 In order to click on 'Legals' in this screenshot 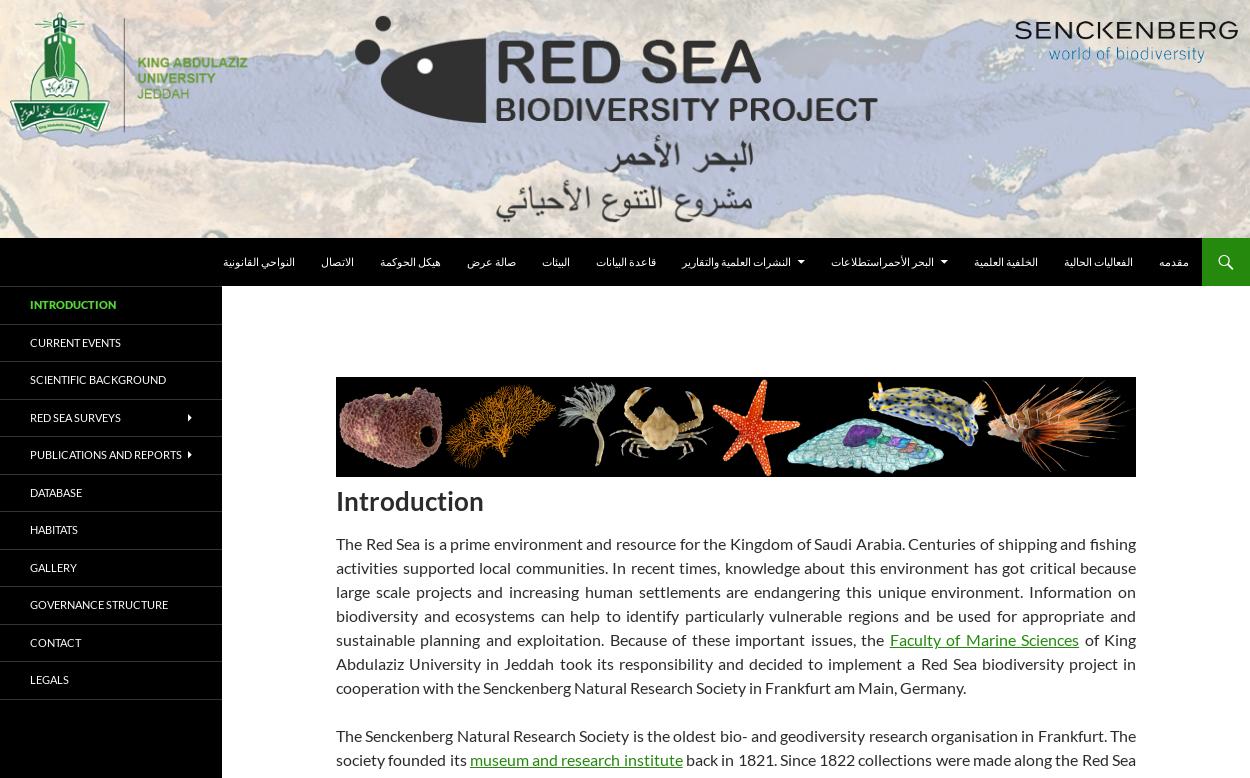, I will do `click(30, 679)`.